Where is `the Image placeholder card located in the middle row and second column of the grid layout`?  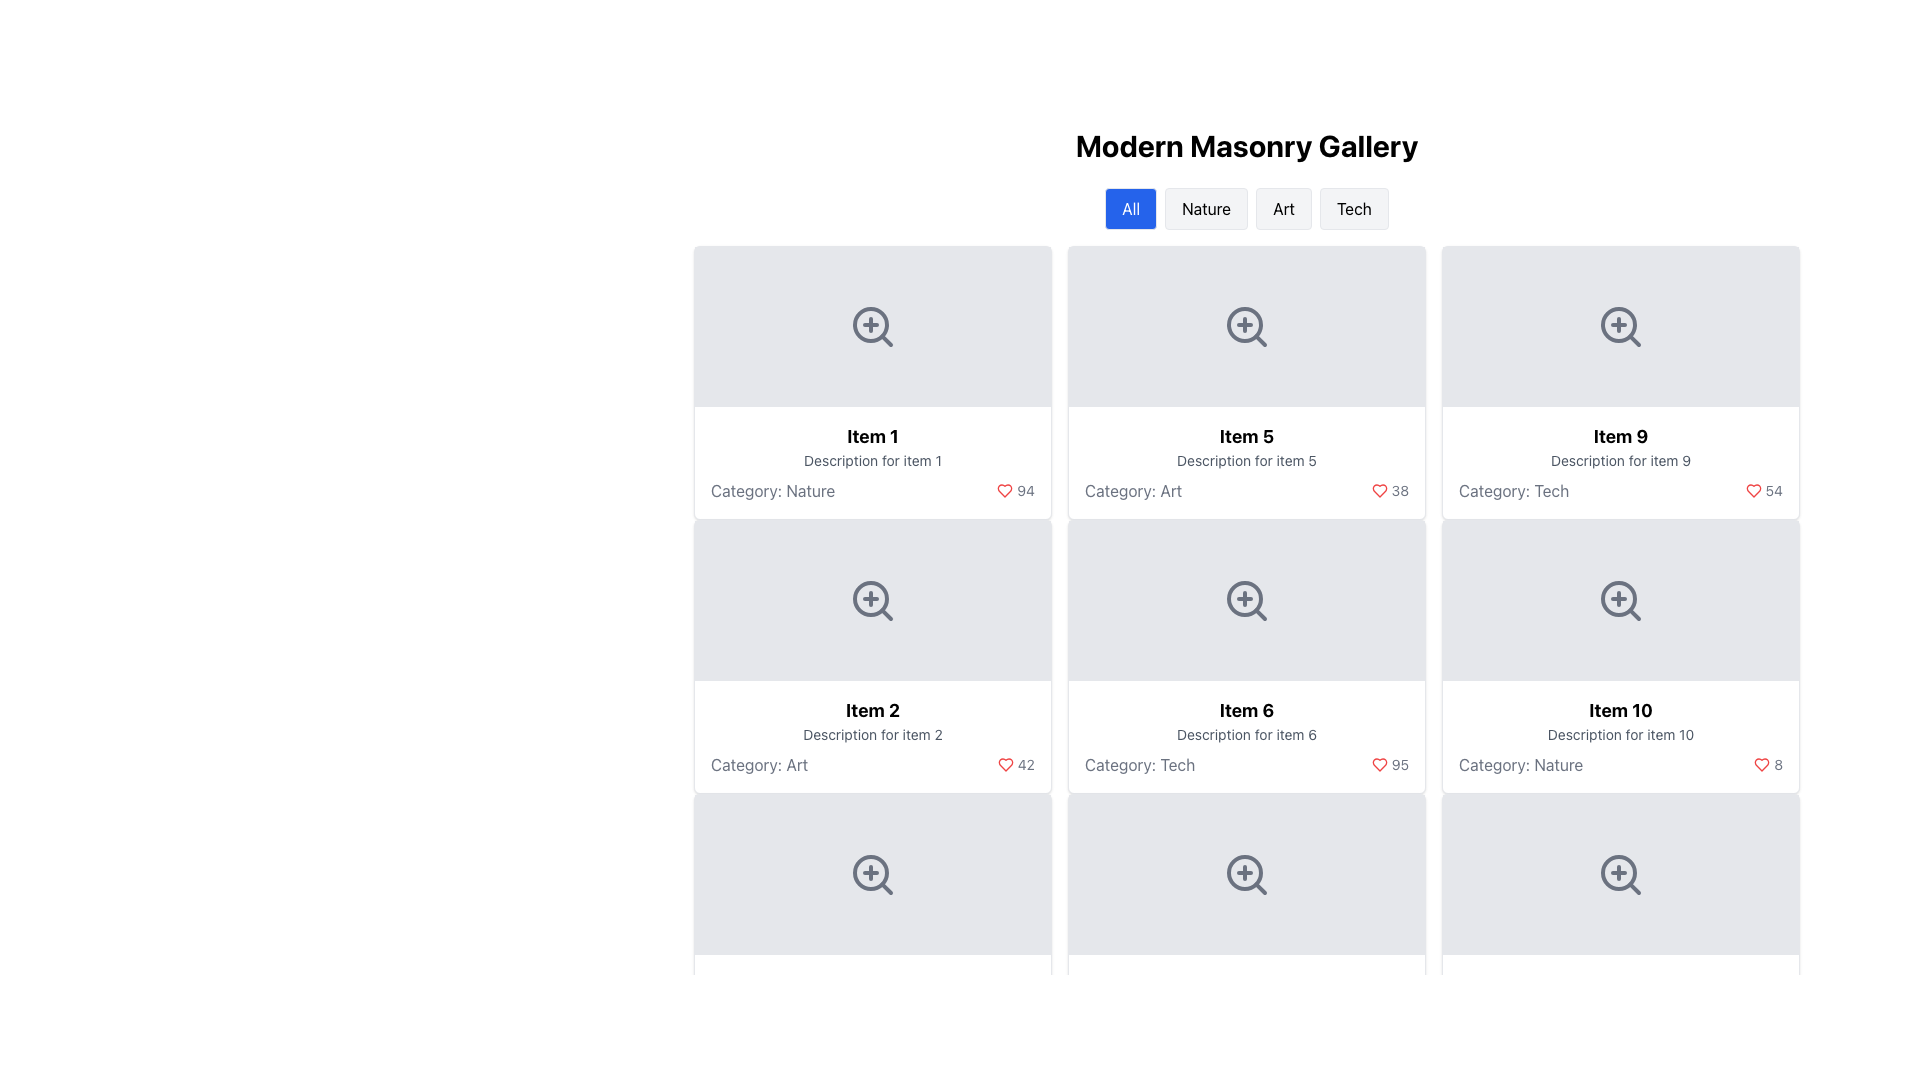 the Image placeholder card located in the middle row and second column of the grid layout is located at coordinates (1246, 930).